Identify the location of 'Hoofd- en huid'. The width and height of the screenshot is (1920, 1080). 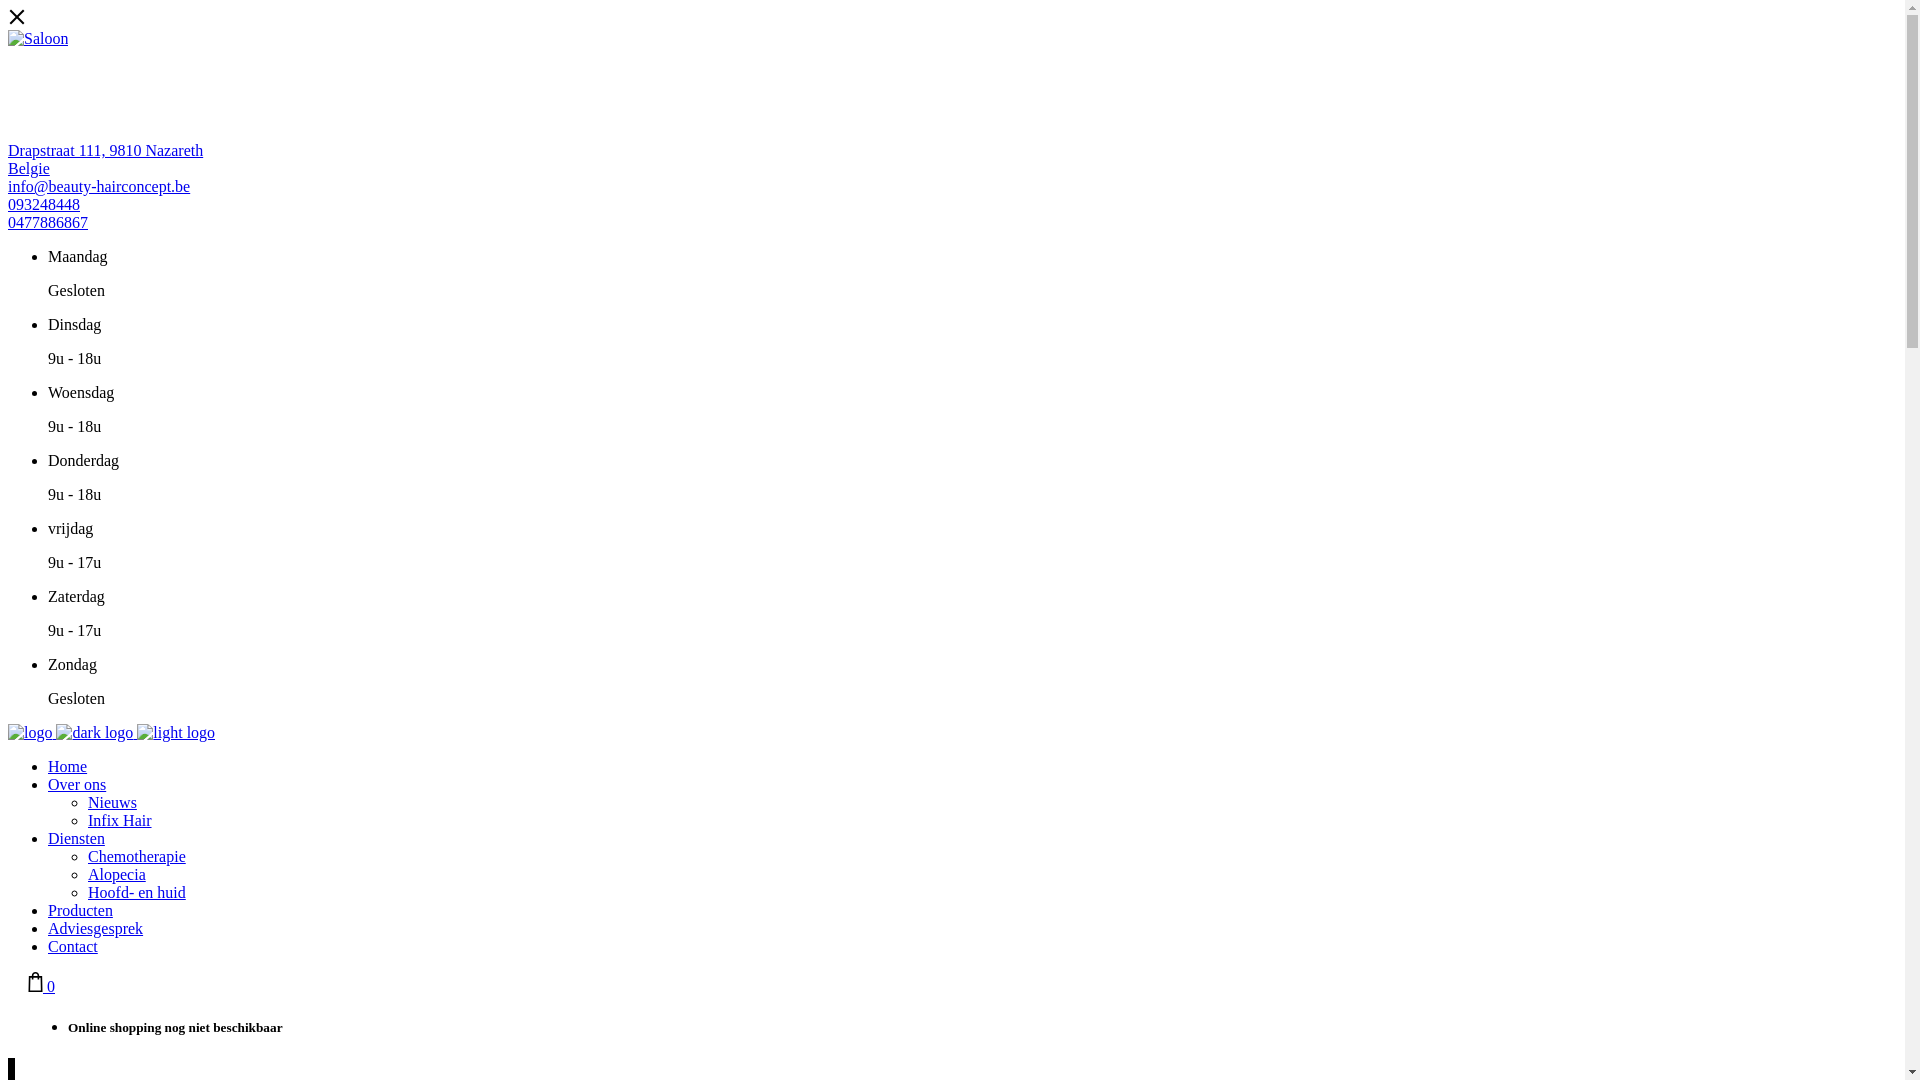
(136, 891).